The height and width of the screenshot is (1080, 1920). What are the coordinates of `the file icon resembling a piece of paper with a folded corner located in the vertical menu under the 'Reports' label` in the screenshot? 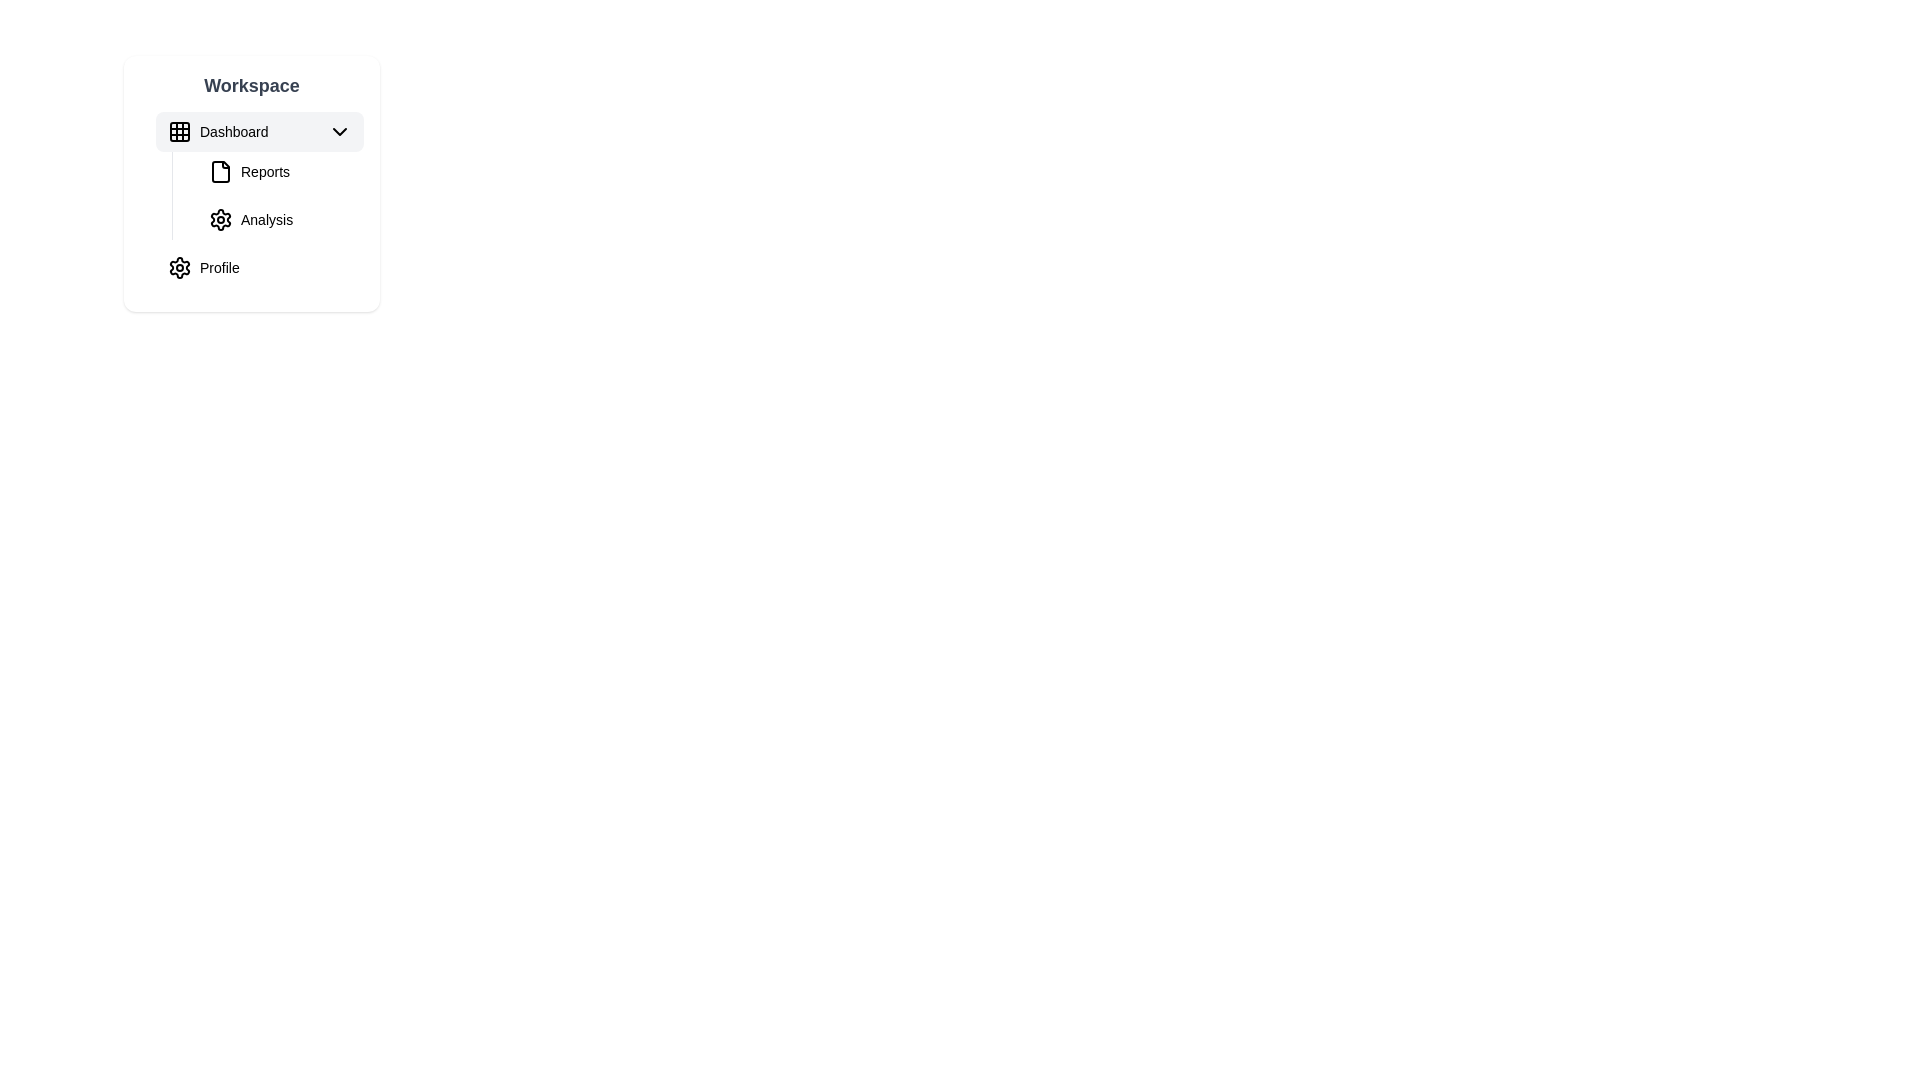 It's located at (220, 171).